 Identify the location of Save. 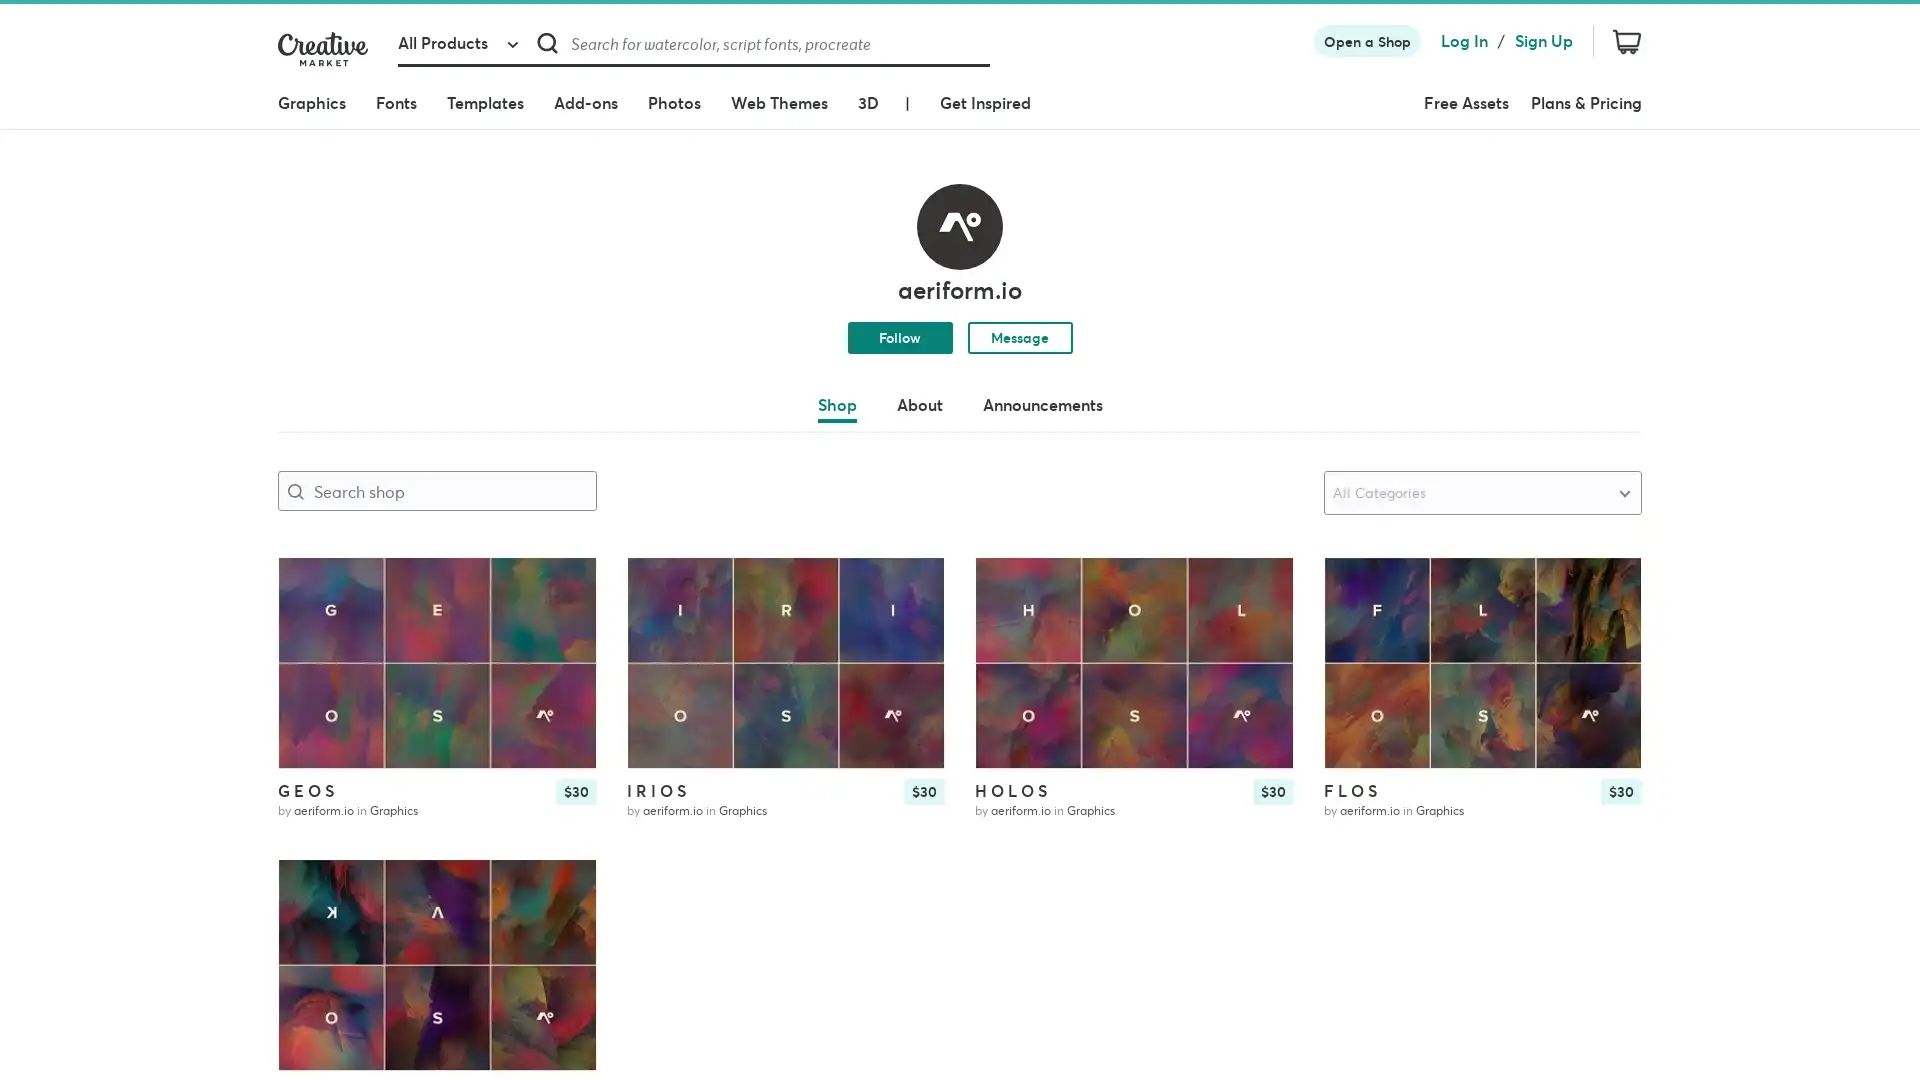
(1259, 618).